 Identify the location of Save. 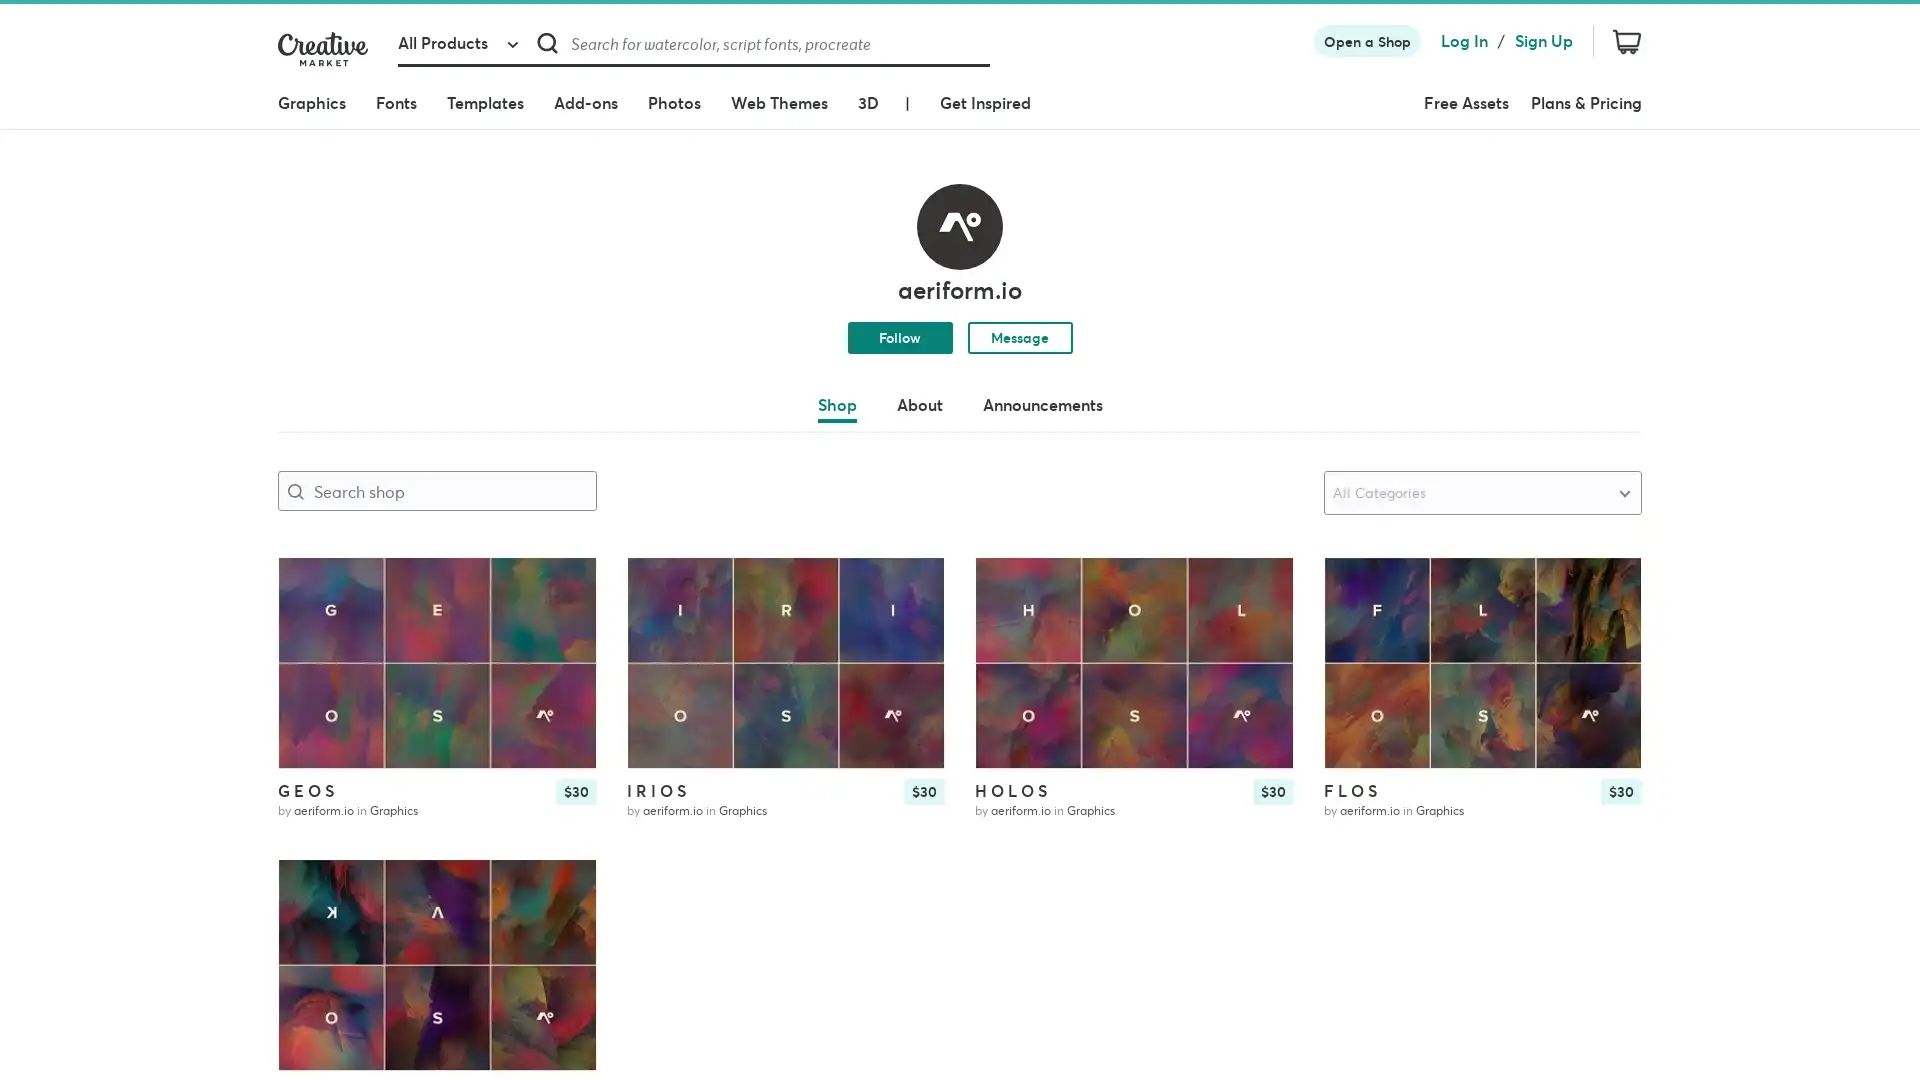
(1259, 618).